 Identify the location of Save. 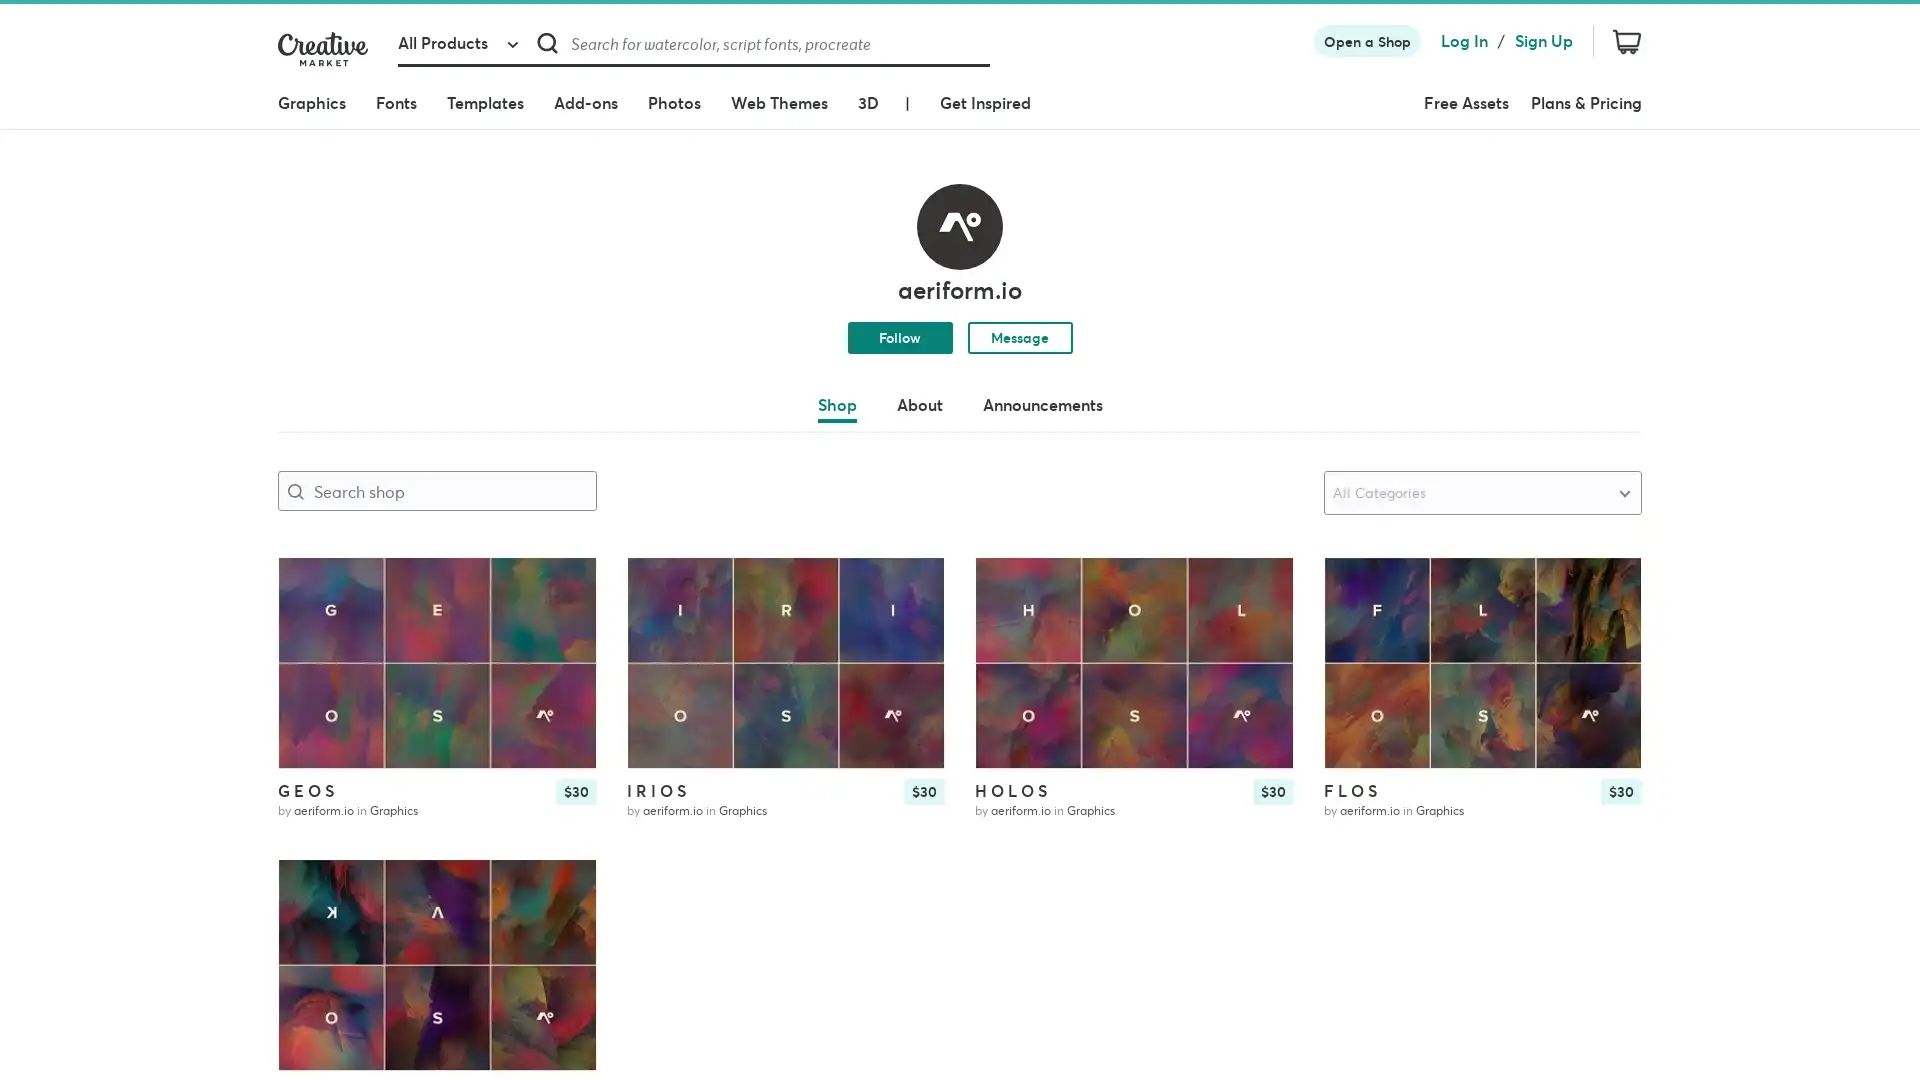
(1259, 618).